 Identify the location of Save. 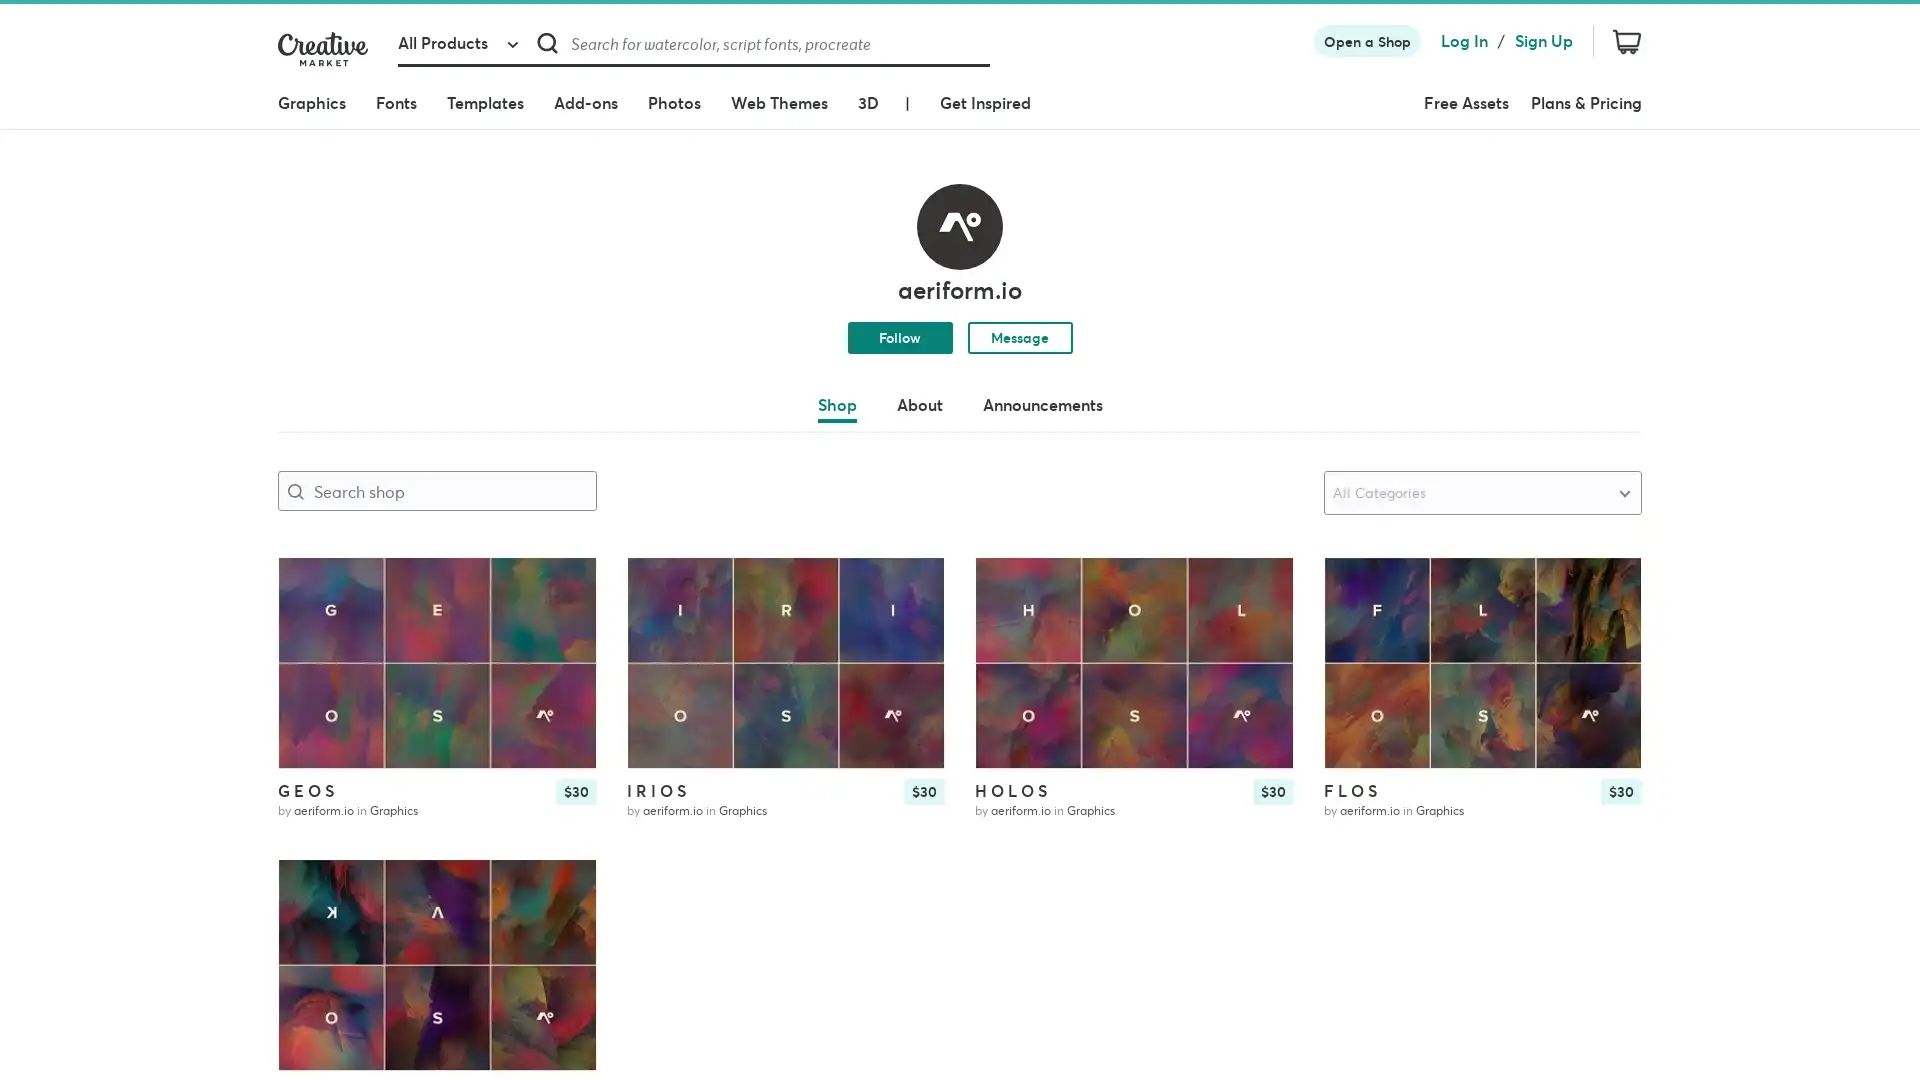
(1259, 618).